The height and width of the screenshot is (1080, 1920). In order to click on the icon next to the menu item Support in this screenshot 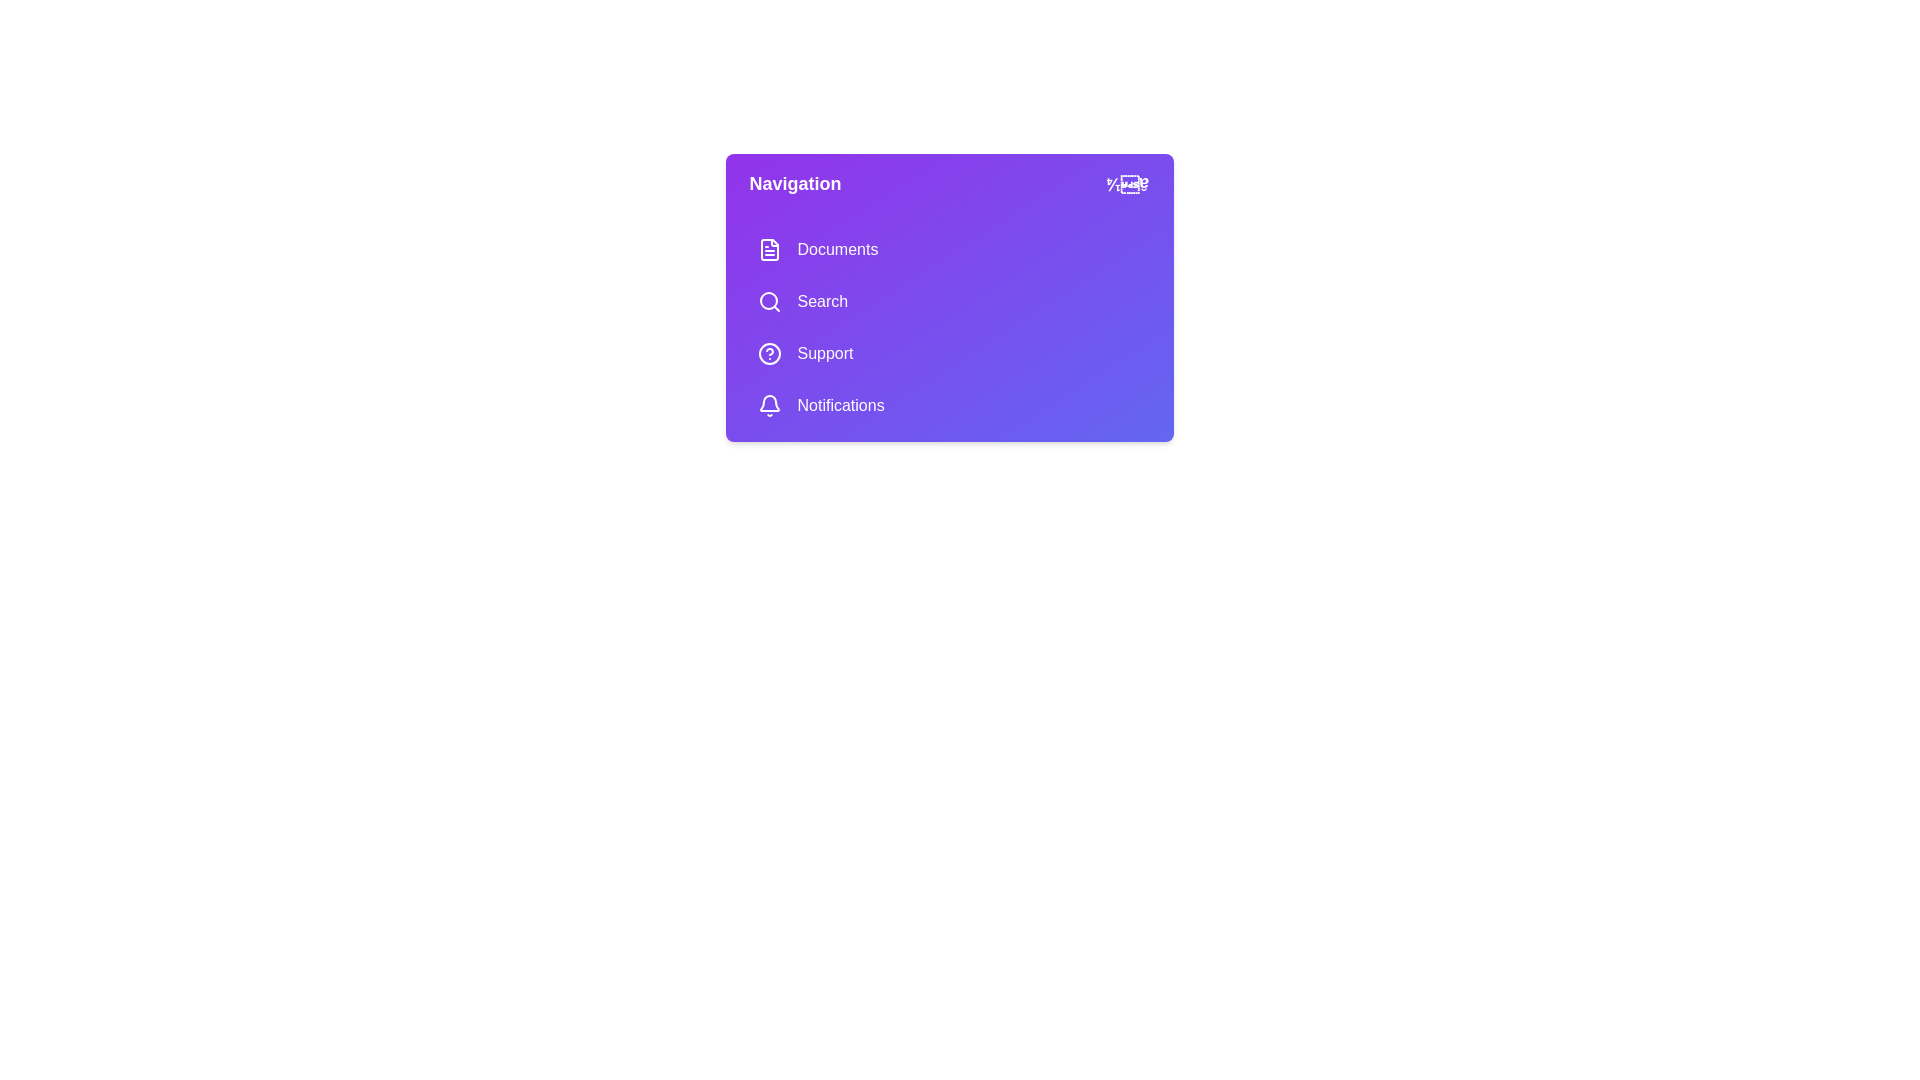, I will do `click(768, 353)`.